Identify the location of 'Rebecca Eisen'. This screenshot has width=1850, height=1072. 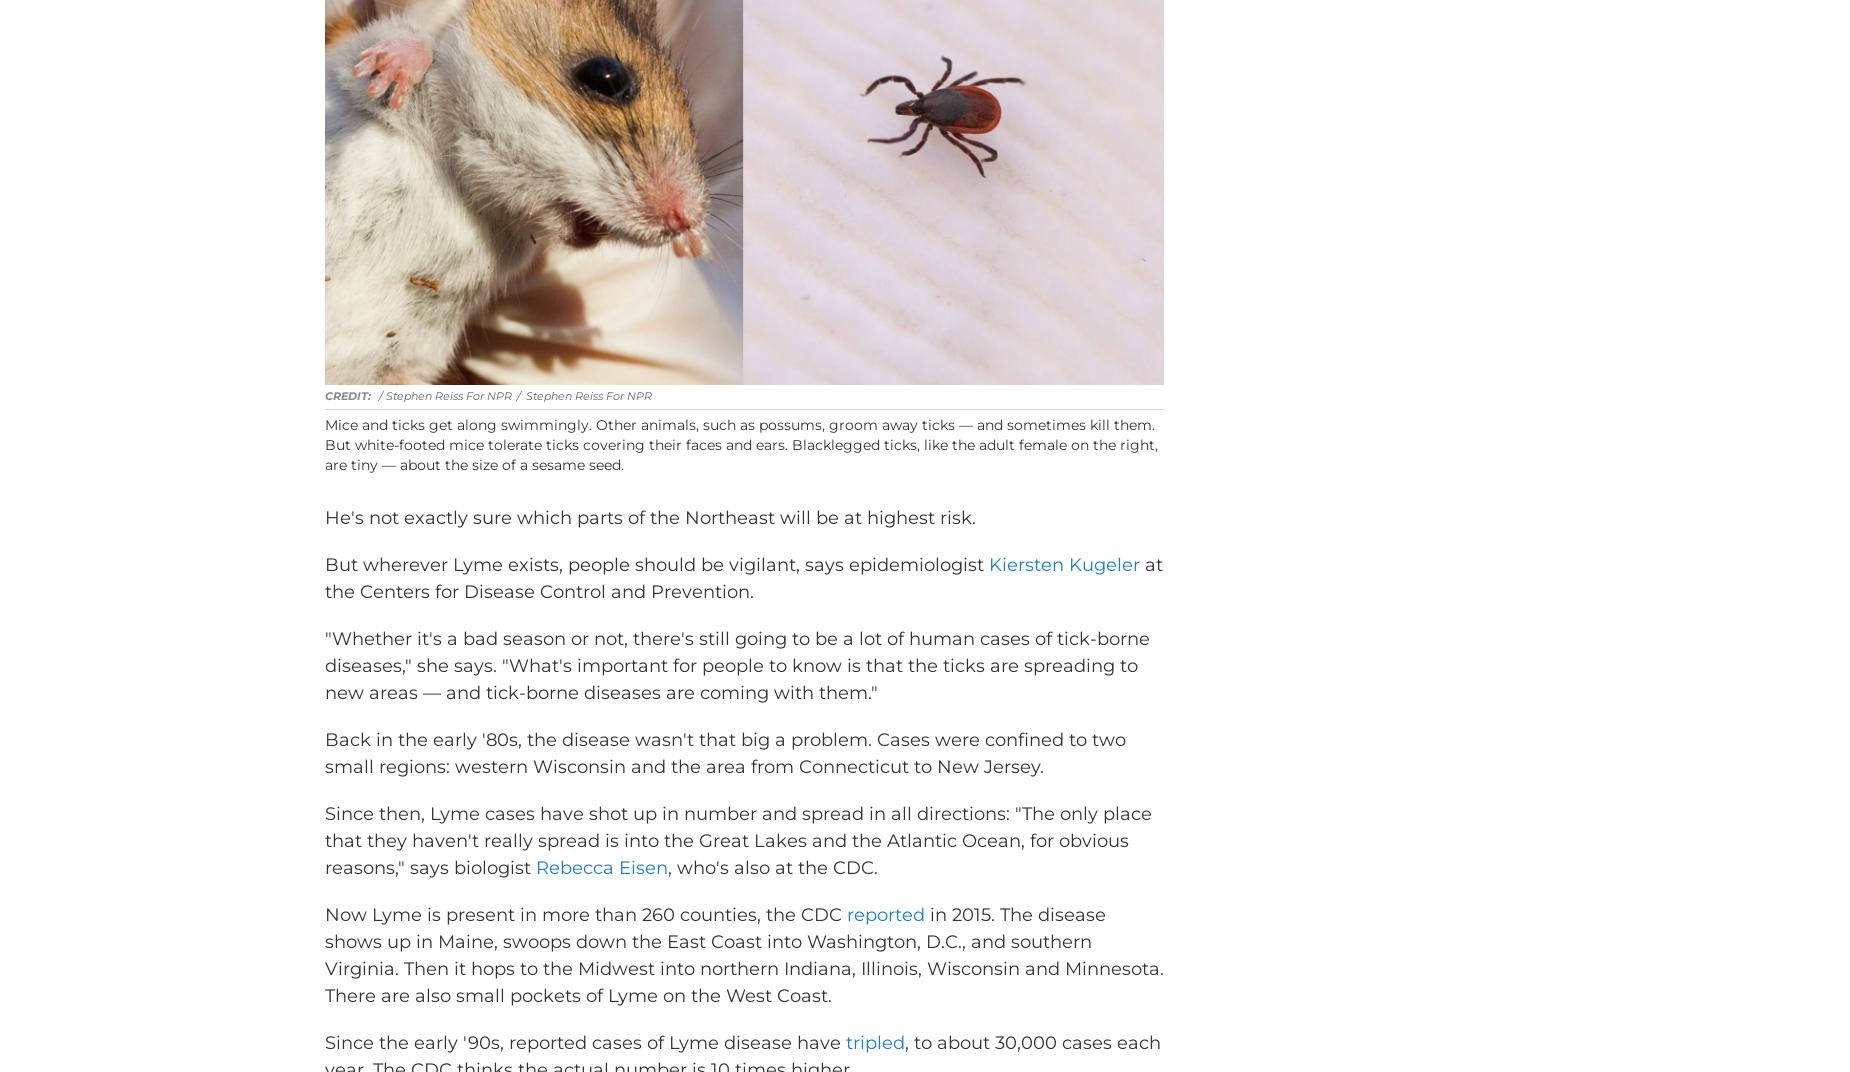
(601, 897).